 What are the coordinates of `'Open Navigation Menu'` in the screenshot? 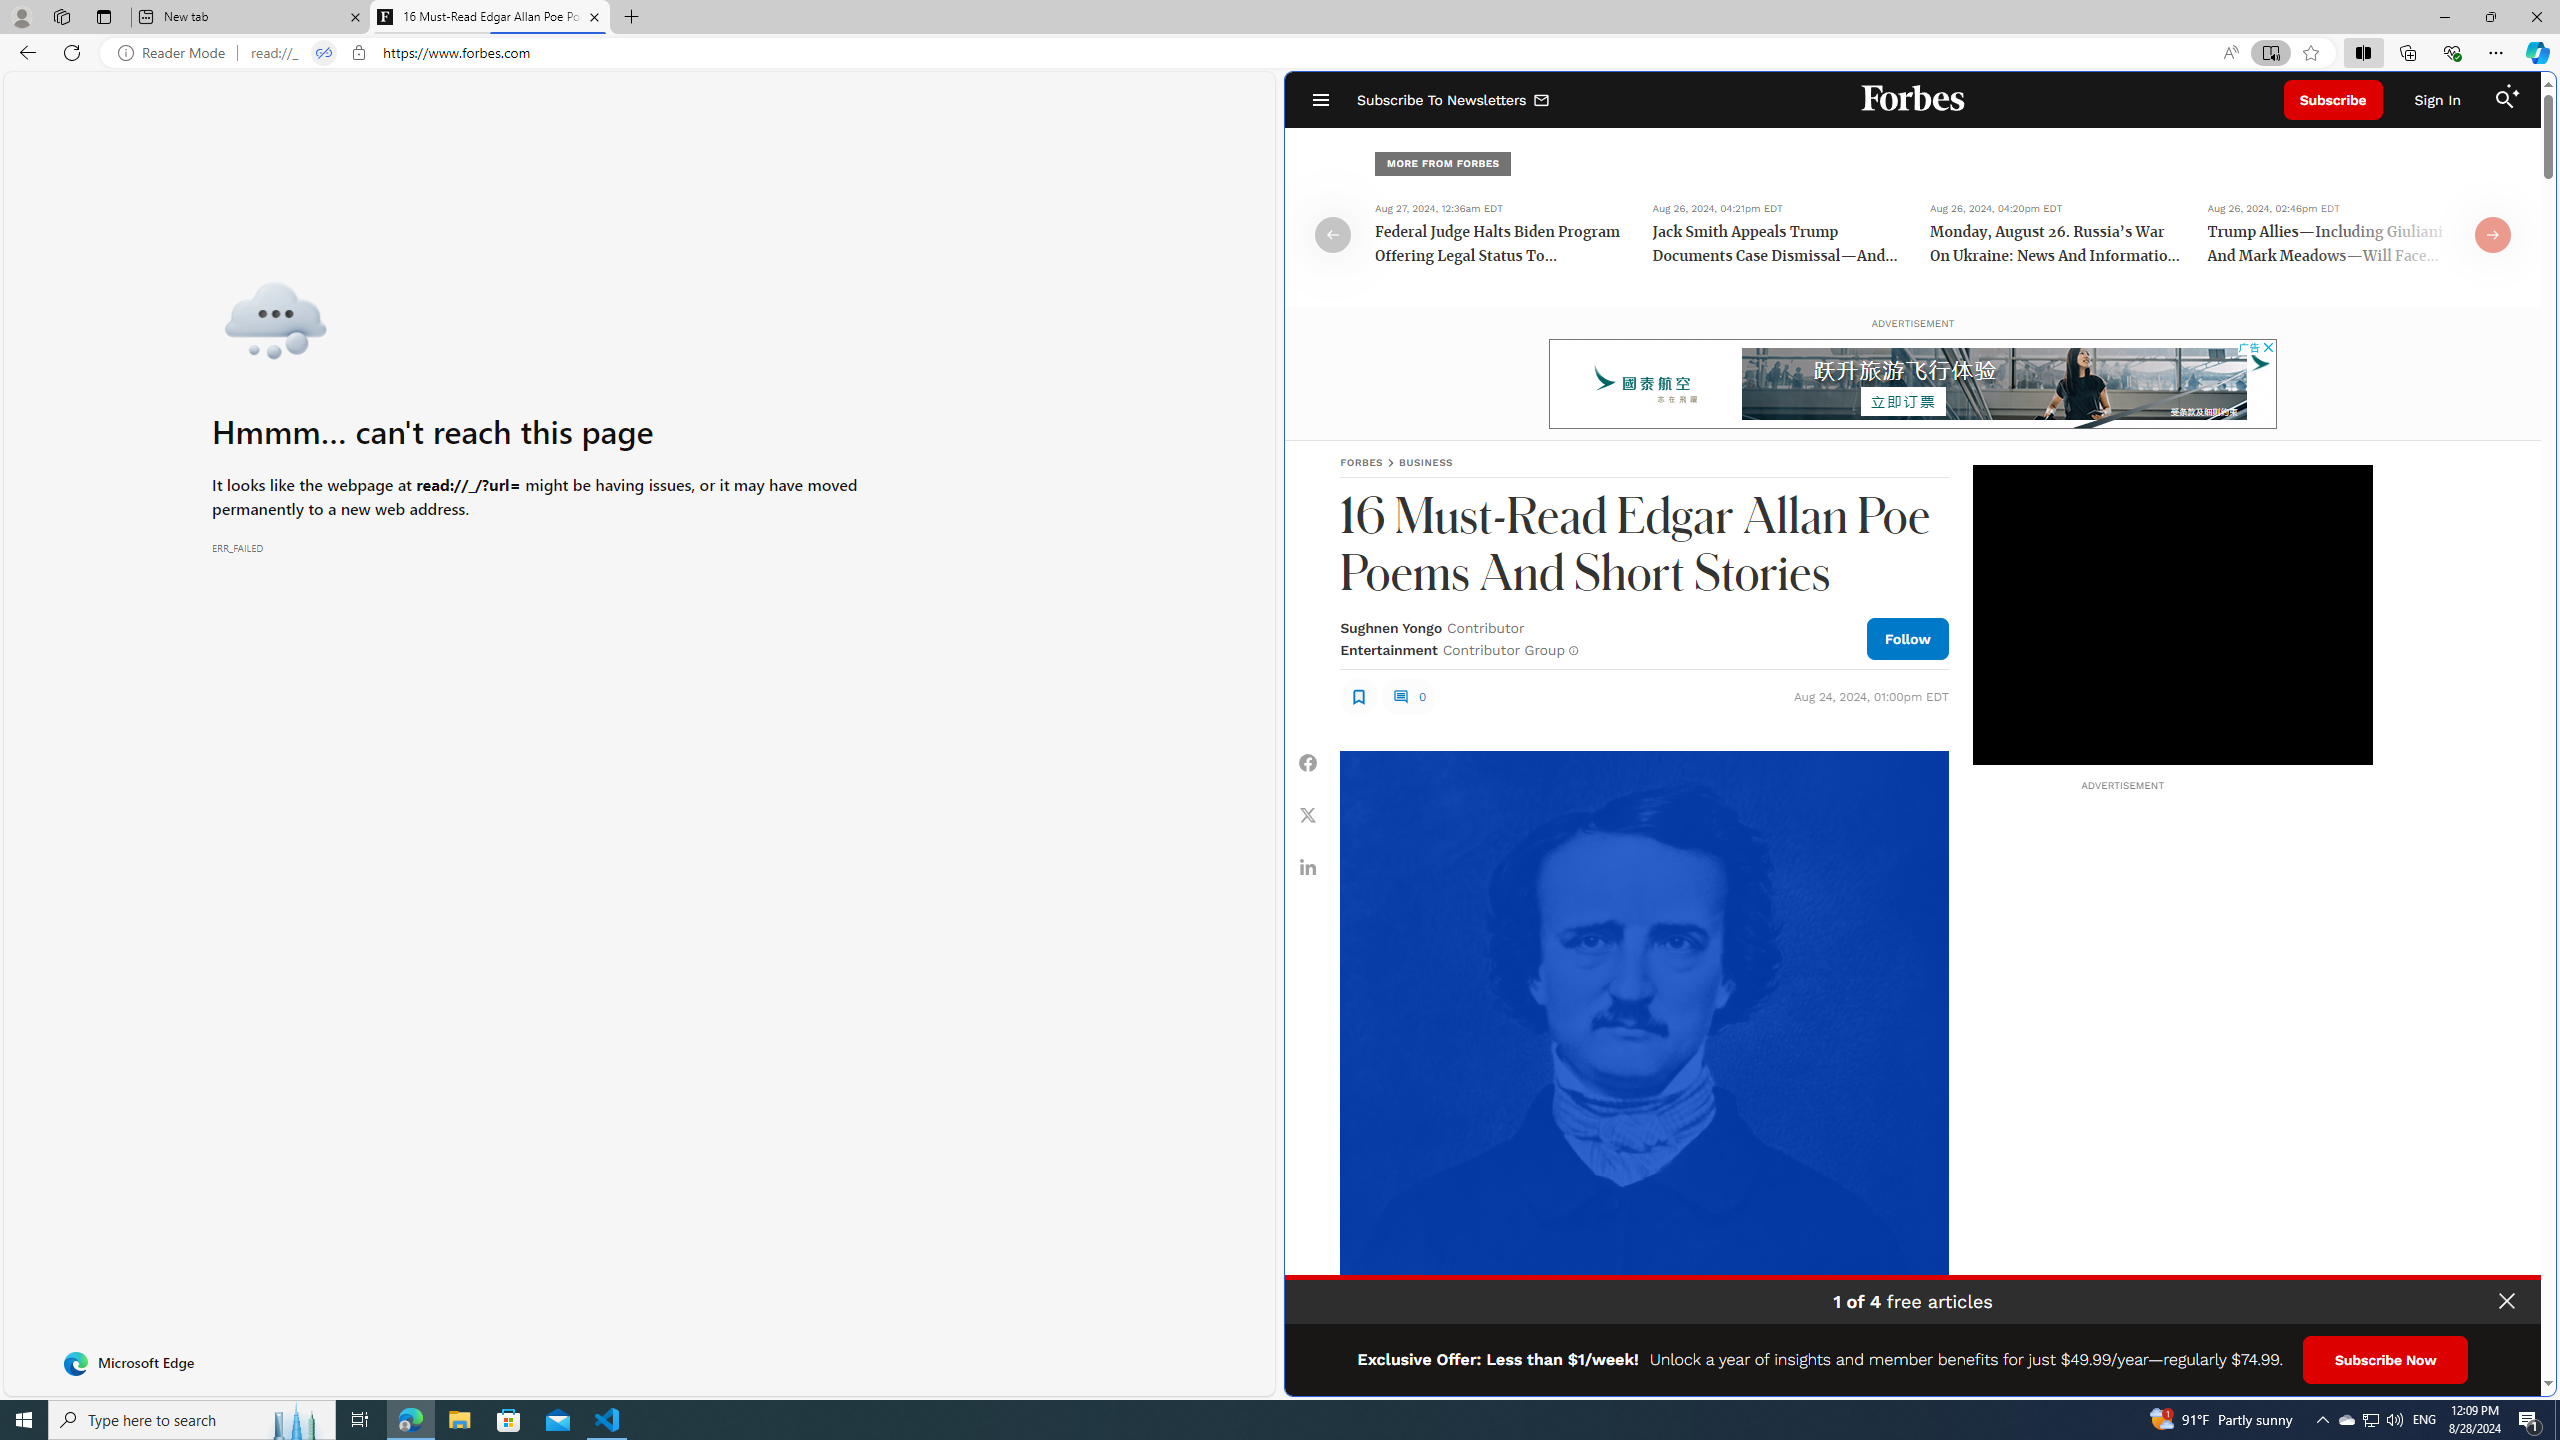 It's located at (1320, 99).